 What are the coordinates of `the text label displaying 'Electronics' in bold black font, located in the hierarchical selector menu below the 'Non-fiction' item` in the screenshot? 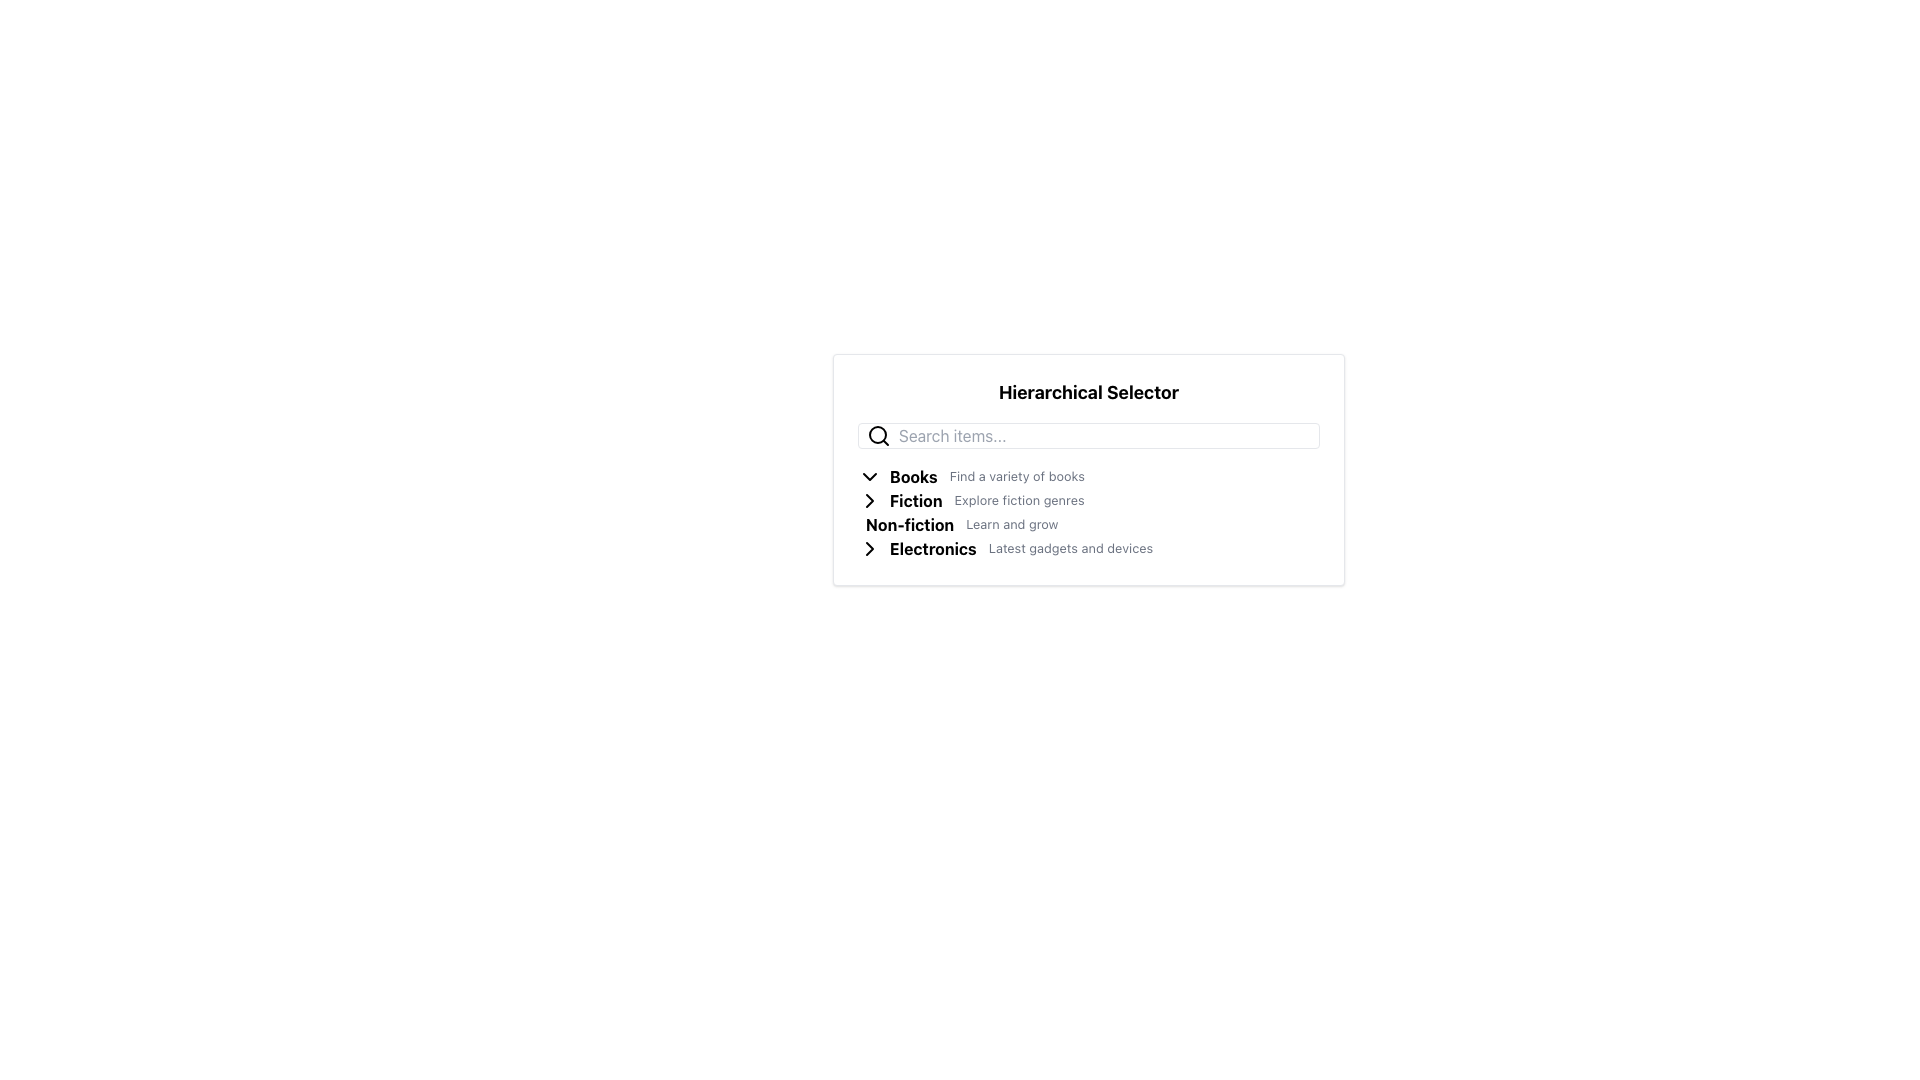 It's located at (932, 548).